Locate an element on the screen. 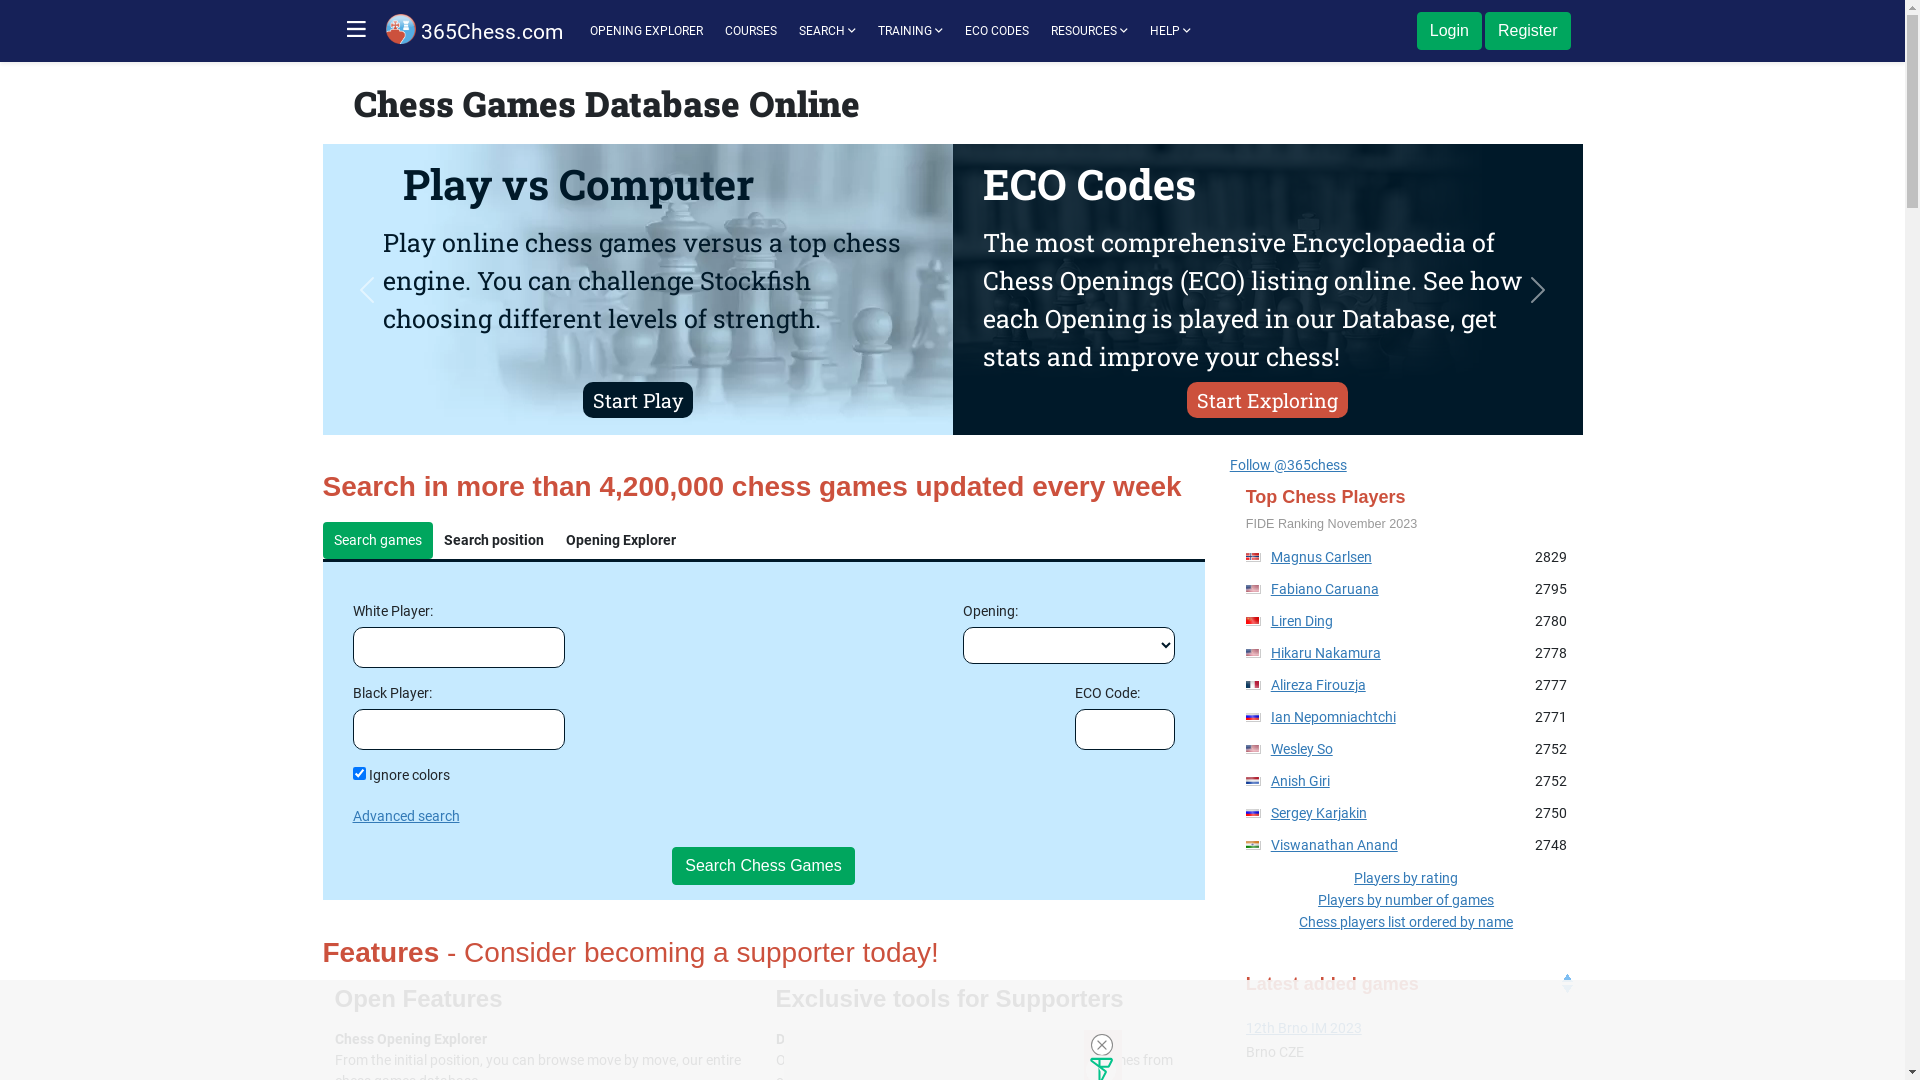 The width and height of the screenshot is (1920, 1080). 'Magnus Carlsen' is located at coordinates (1321, 556).